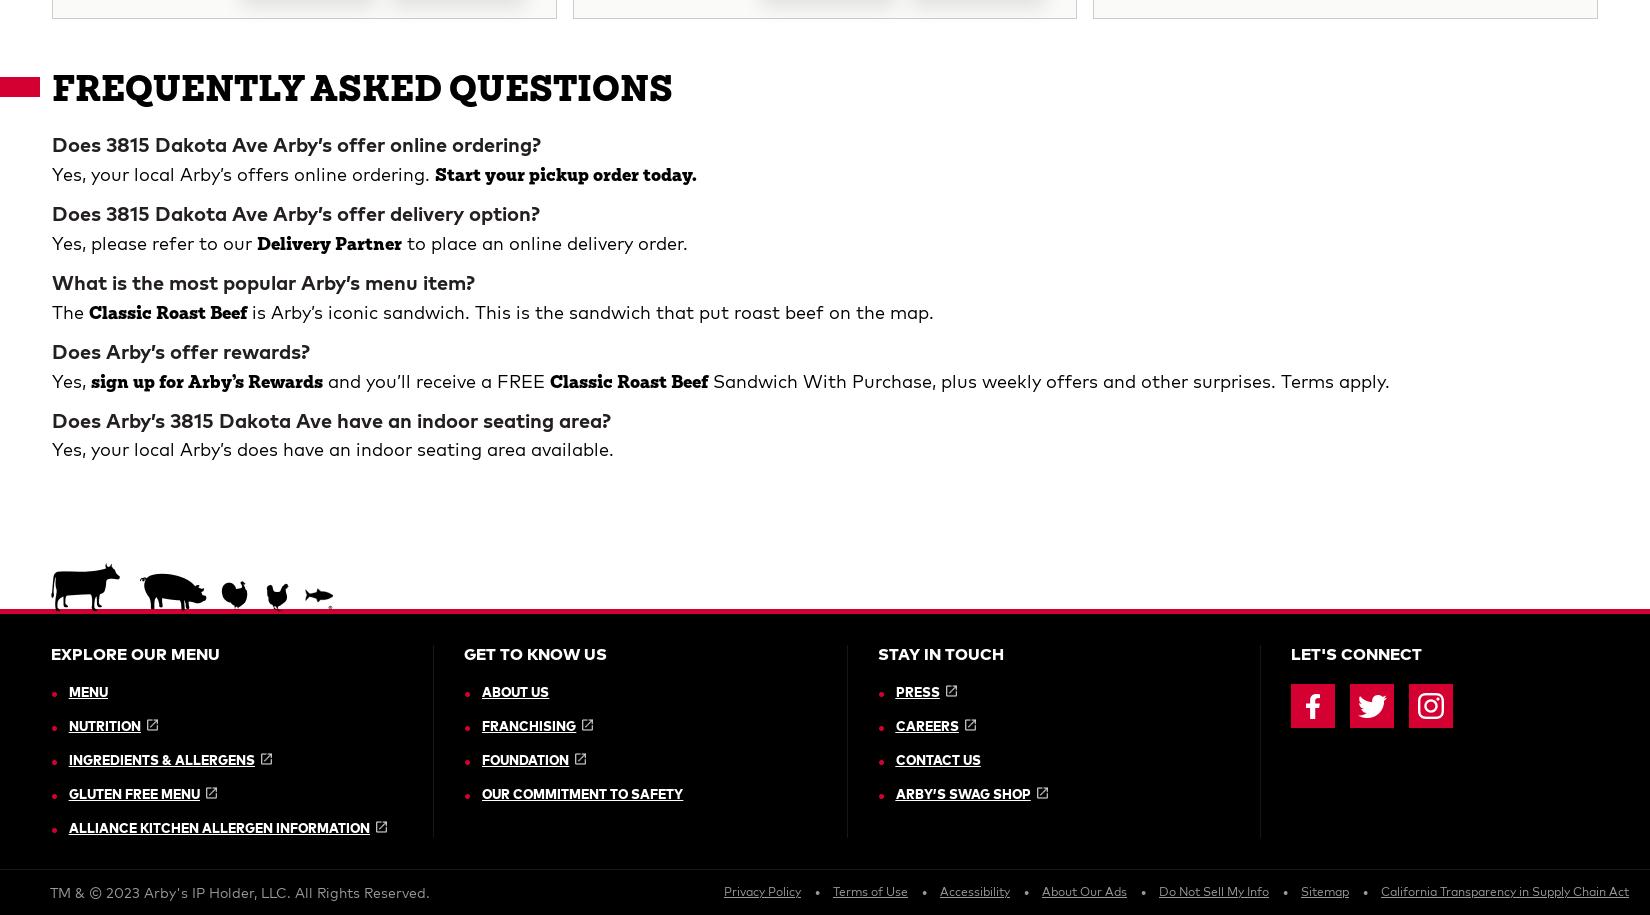  What do you see at coordinates (1158, 194) in the screenshot?
I see `'Do Not Sell My Info'` at bounding box center [1158, 194].